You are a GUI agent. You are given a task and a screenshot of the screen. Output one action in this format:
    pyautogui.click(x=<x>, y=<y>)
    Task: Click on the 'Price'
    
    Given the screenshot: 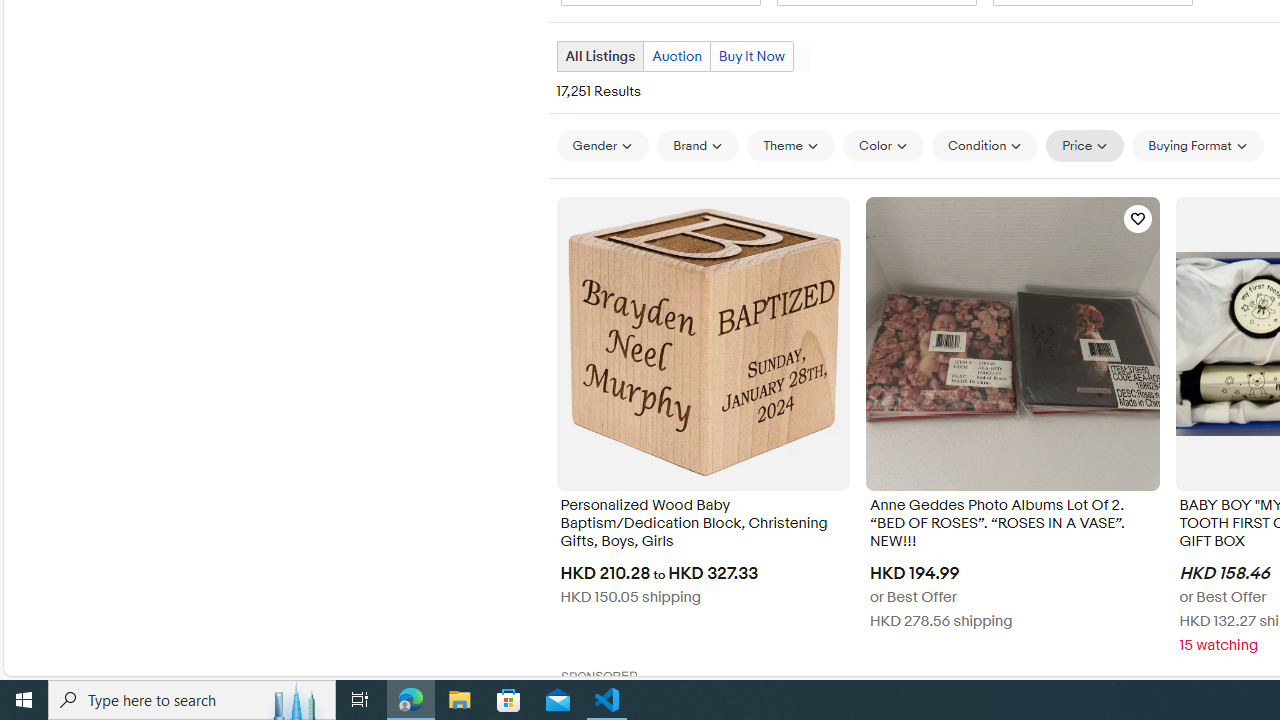 What is the action you would take?
    pyautogui.click(x=1084, y=145)
    